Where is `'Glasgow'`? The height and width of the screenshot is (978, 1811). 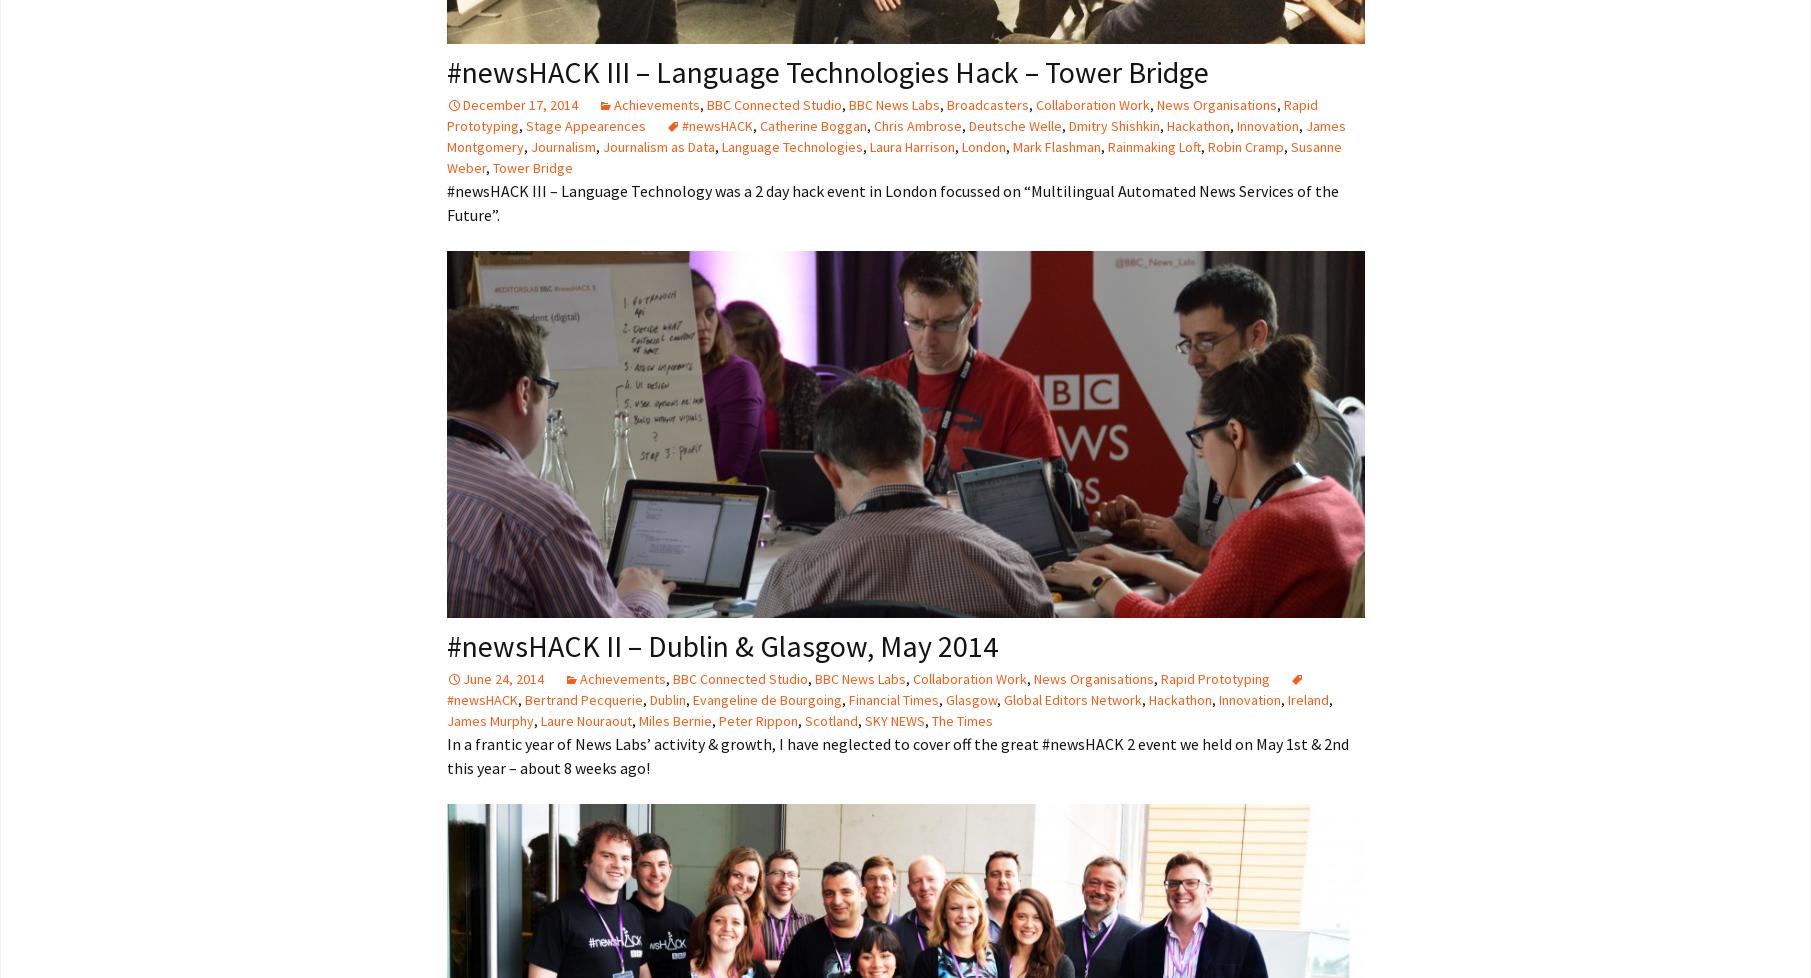 'Glasgow' is located at coordinates (969, 699).